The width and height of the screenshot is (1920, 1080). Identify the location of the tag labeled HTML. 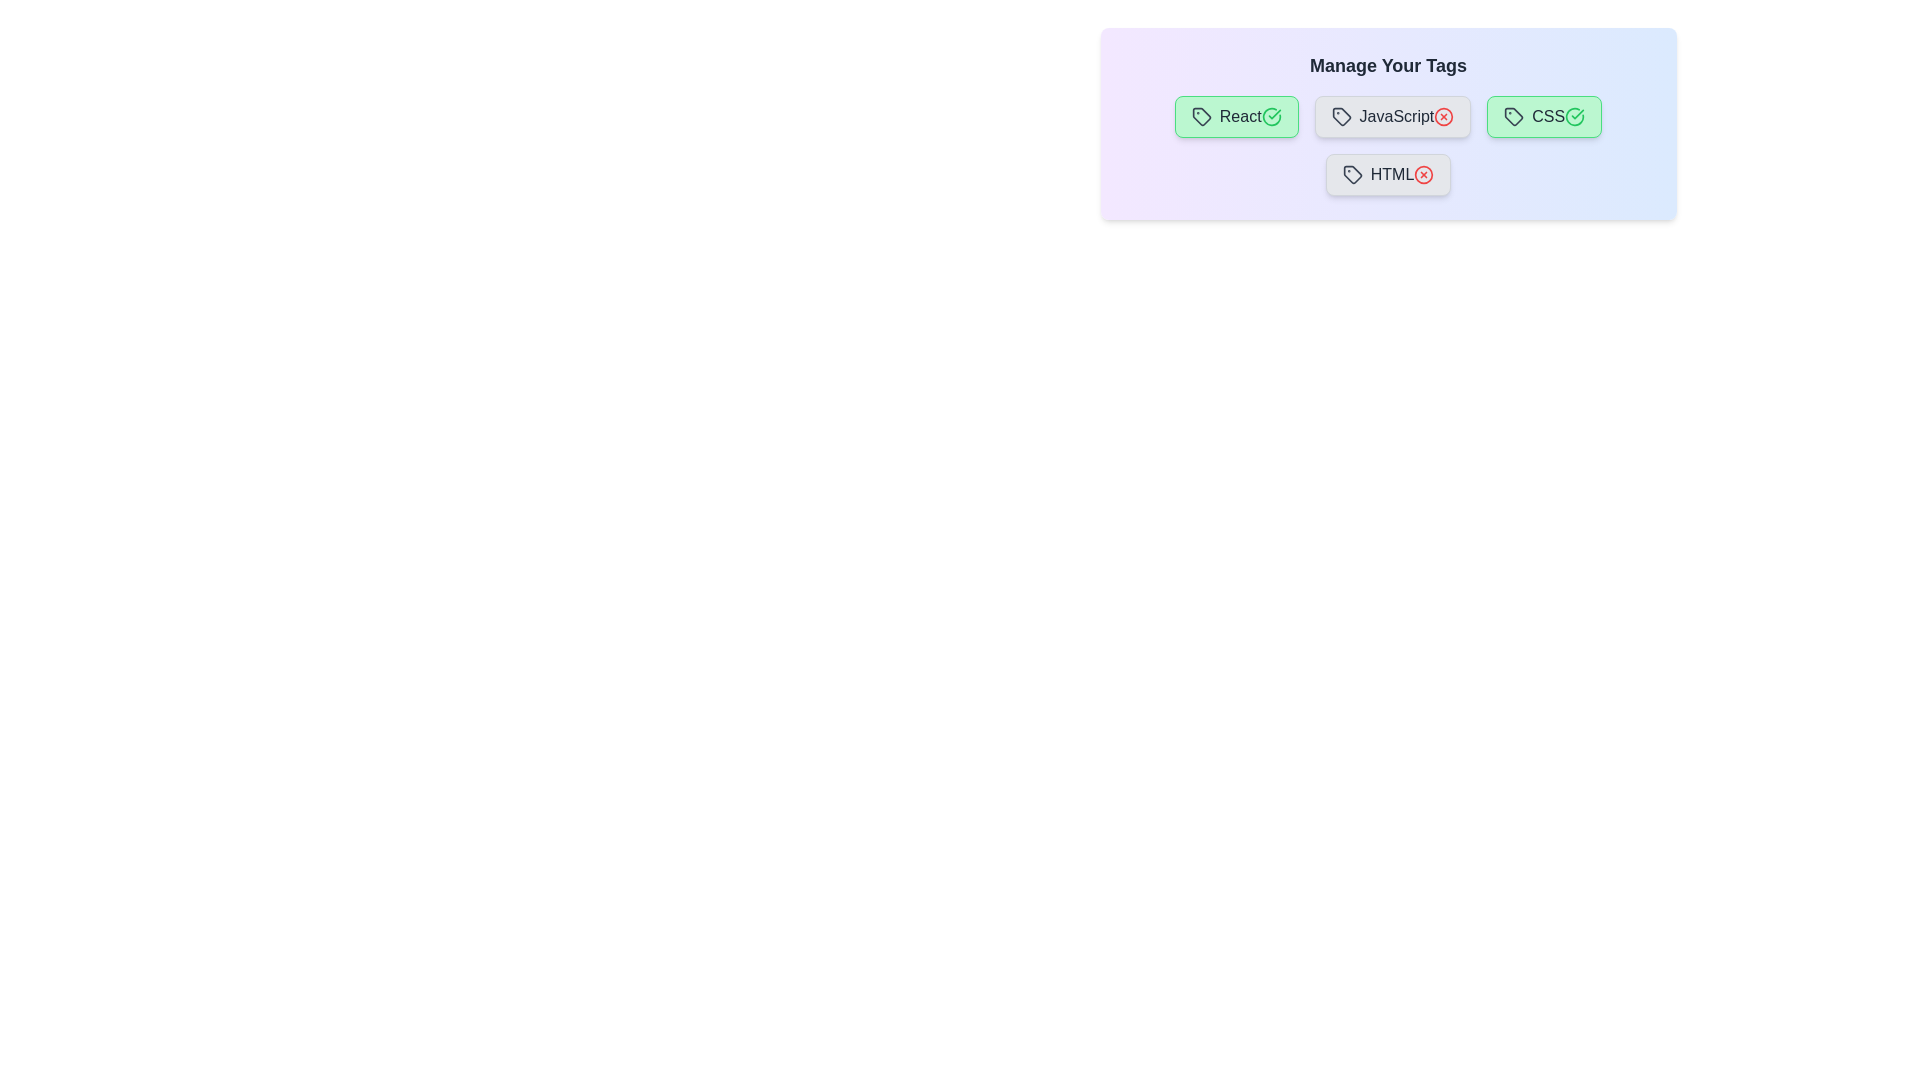
(1387, 173).